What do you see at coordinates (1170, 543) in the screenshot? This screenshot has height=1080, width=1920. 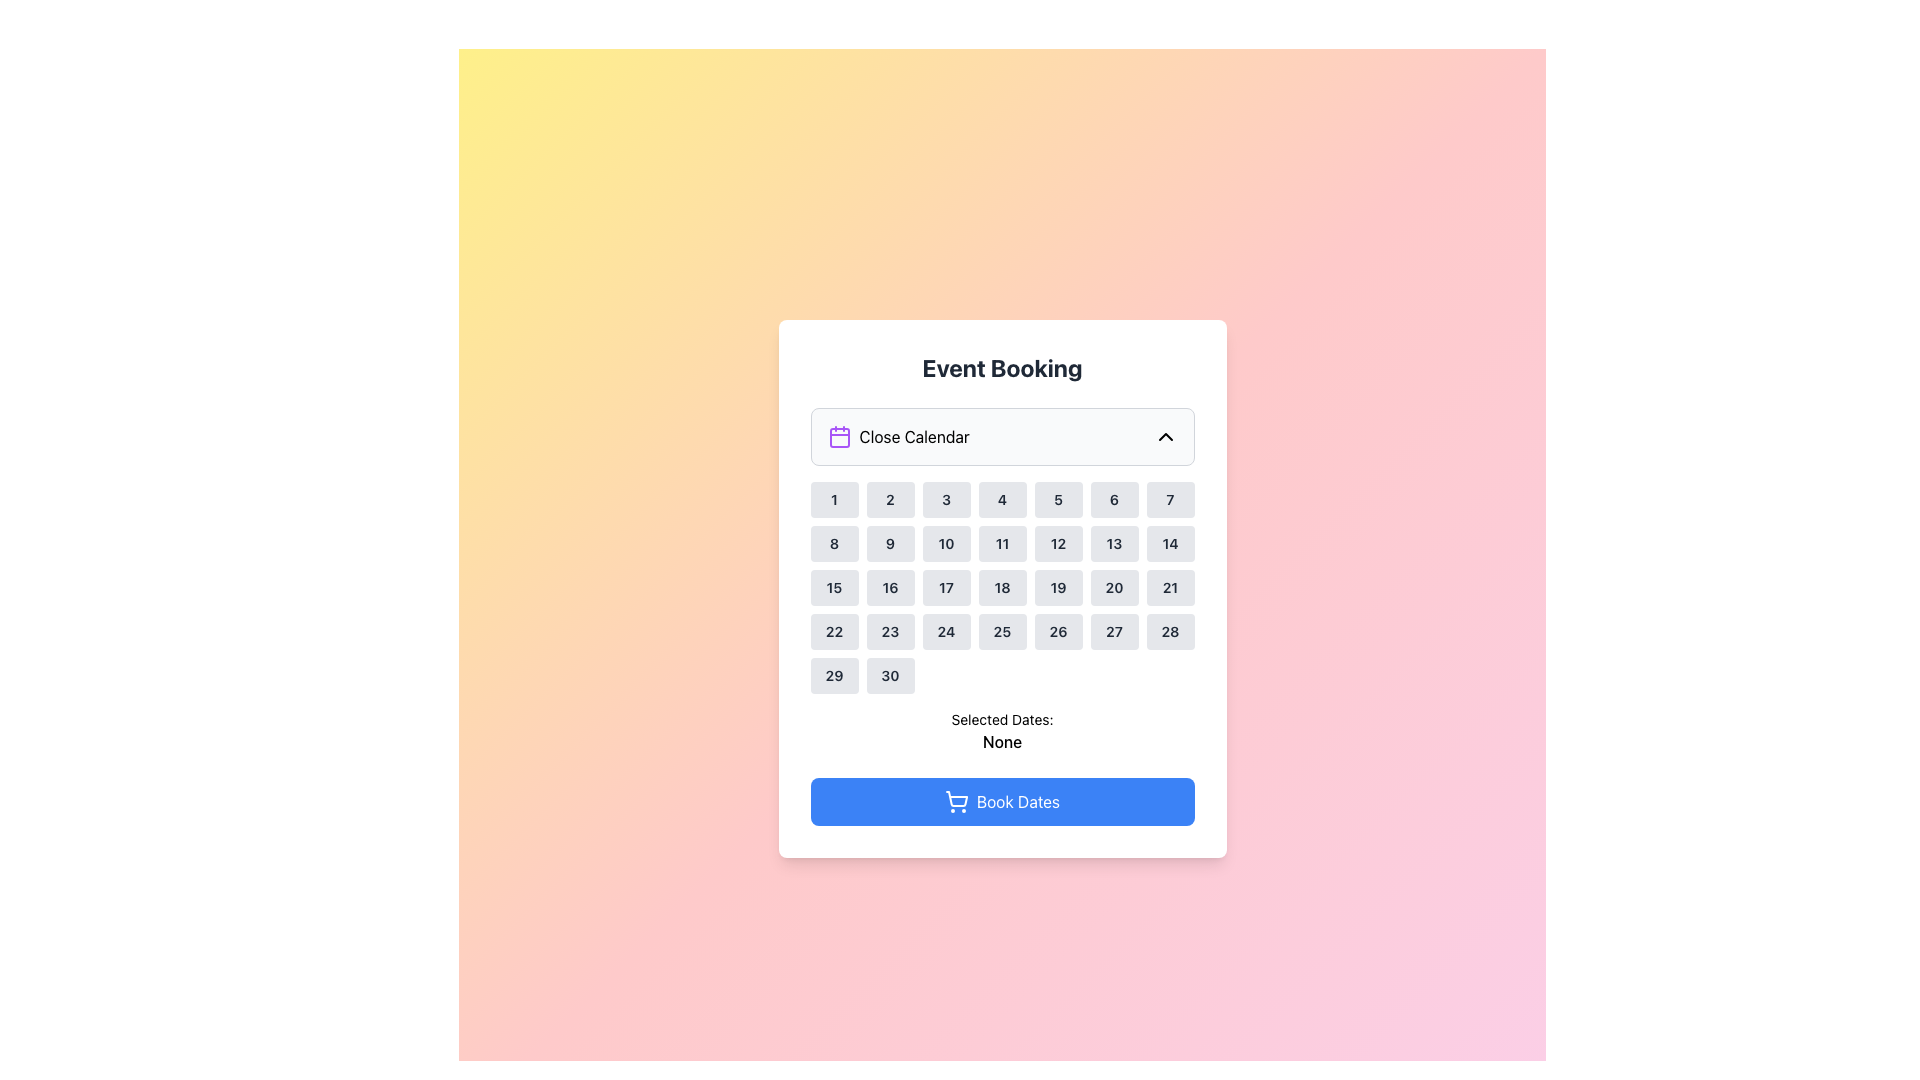 I see `the button displaying the number '14' in the calendar grid layout` at bounding box center [1170, 543].